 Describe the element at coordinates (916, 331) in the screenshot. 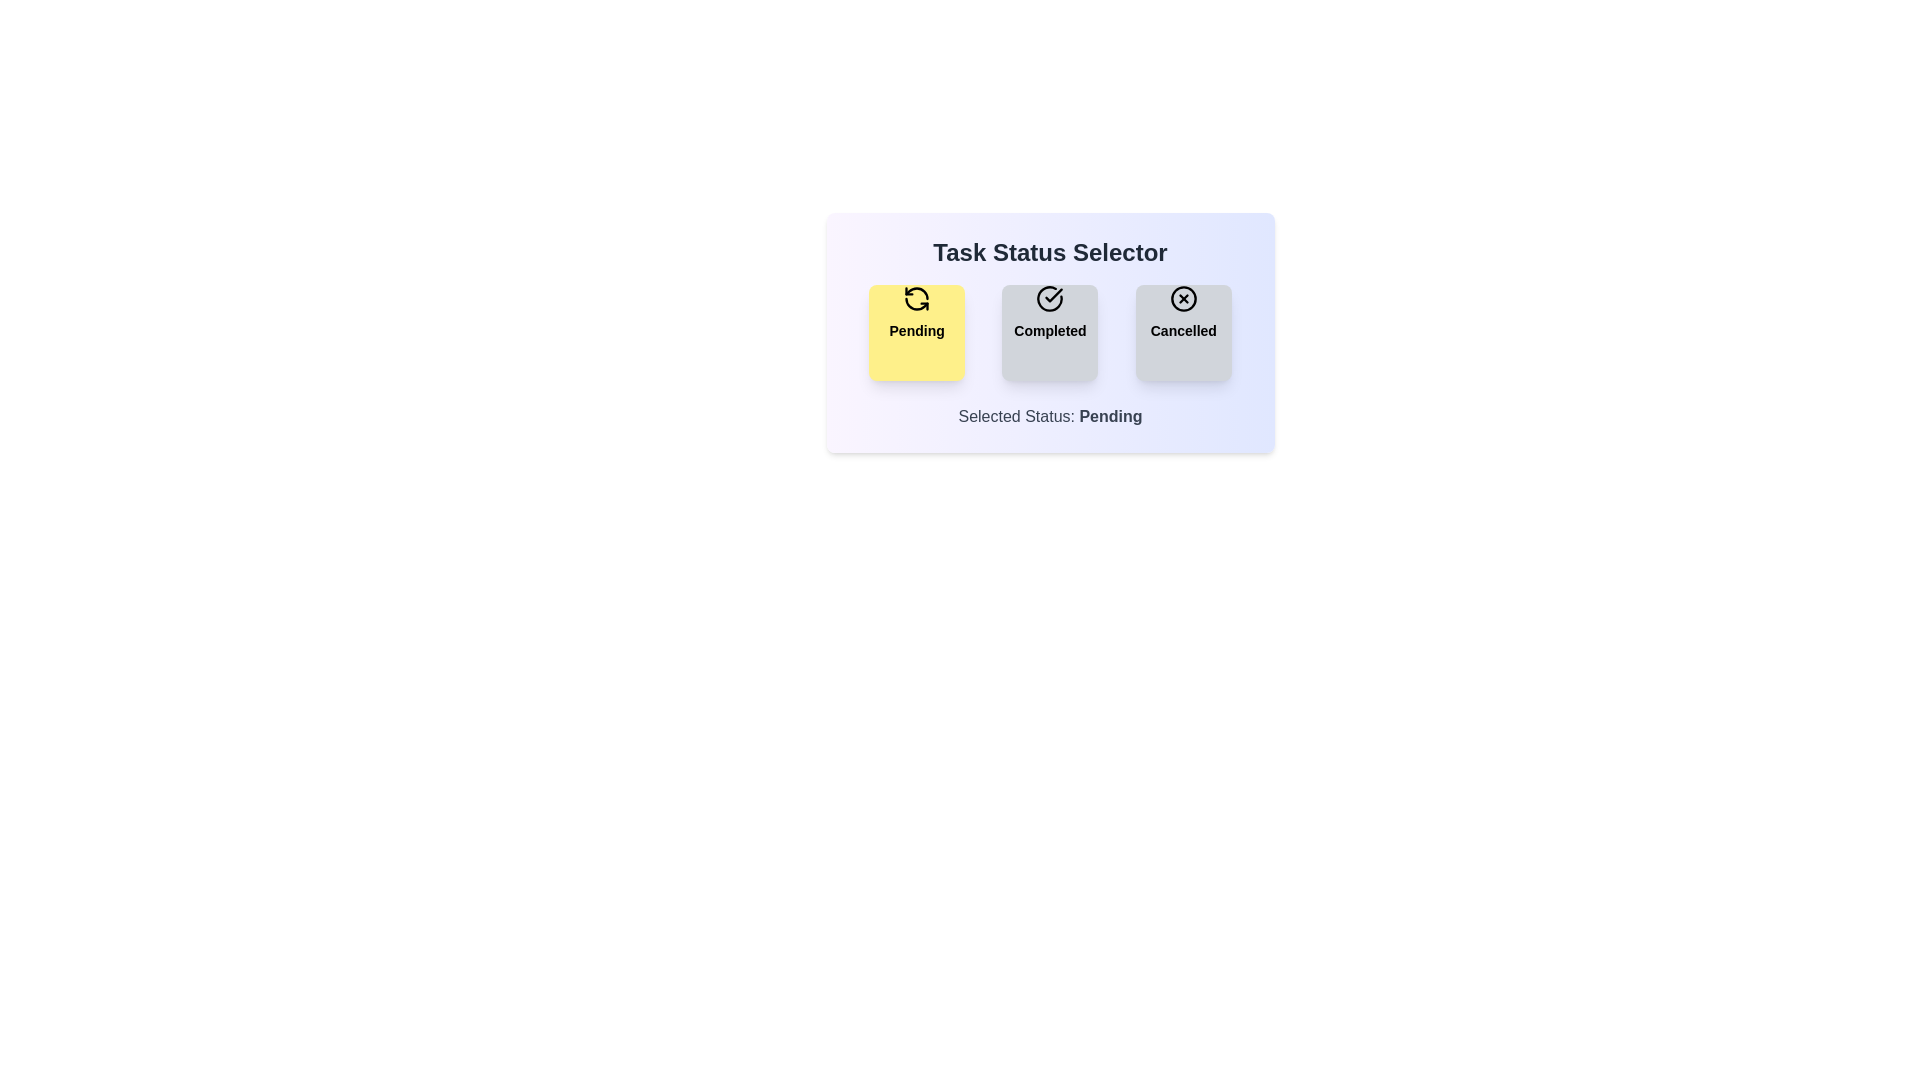

I see `the Pending button to observe its hover effect` at that location.